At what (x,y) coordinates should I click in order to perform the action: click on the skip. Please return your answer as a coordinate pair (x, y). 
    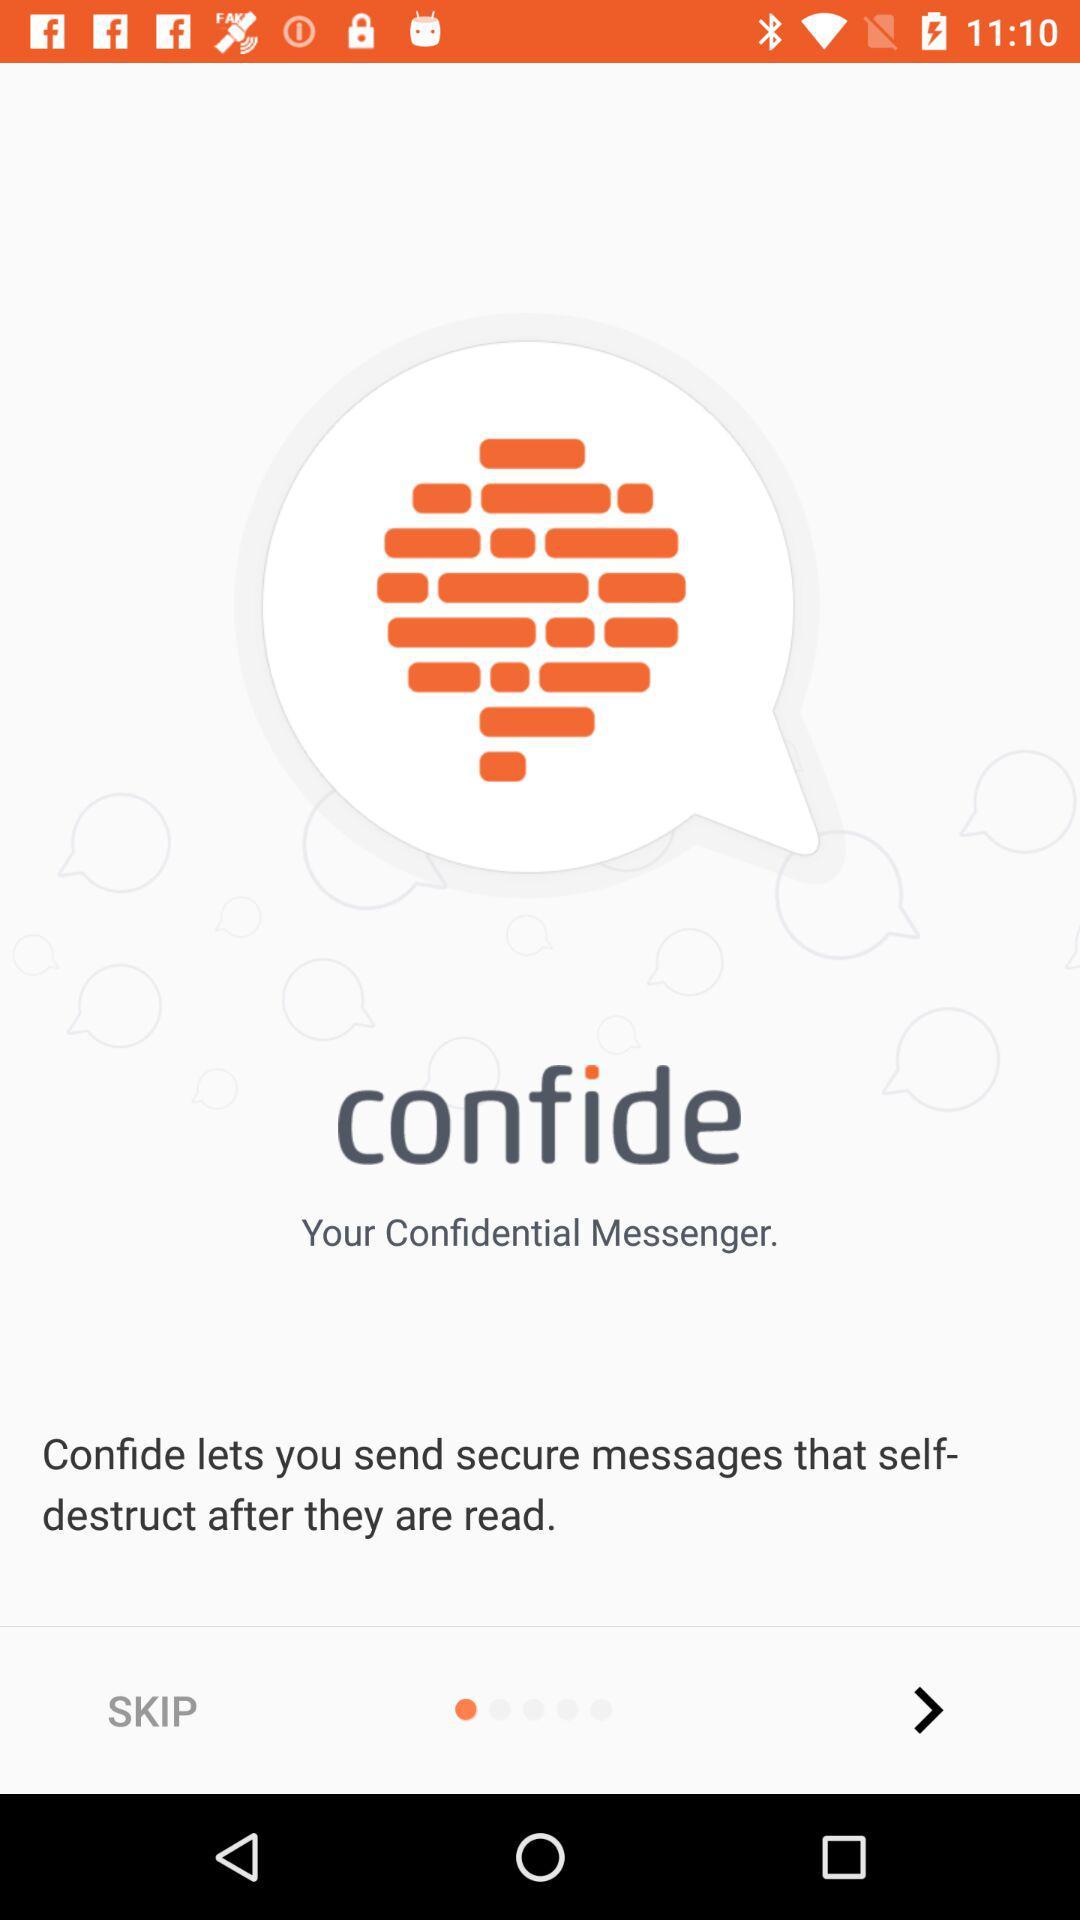
    Looking at the image, I should click on (151, 1709).